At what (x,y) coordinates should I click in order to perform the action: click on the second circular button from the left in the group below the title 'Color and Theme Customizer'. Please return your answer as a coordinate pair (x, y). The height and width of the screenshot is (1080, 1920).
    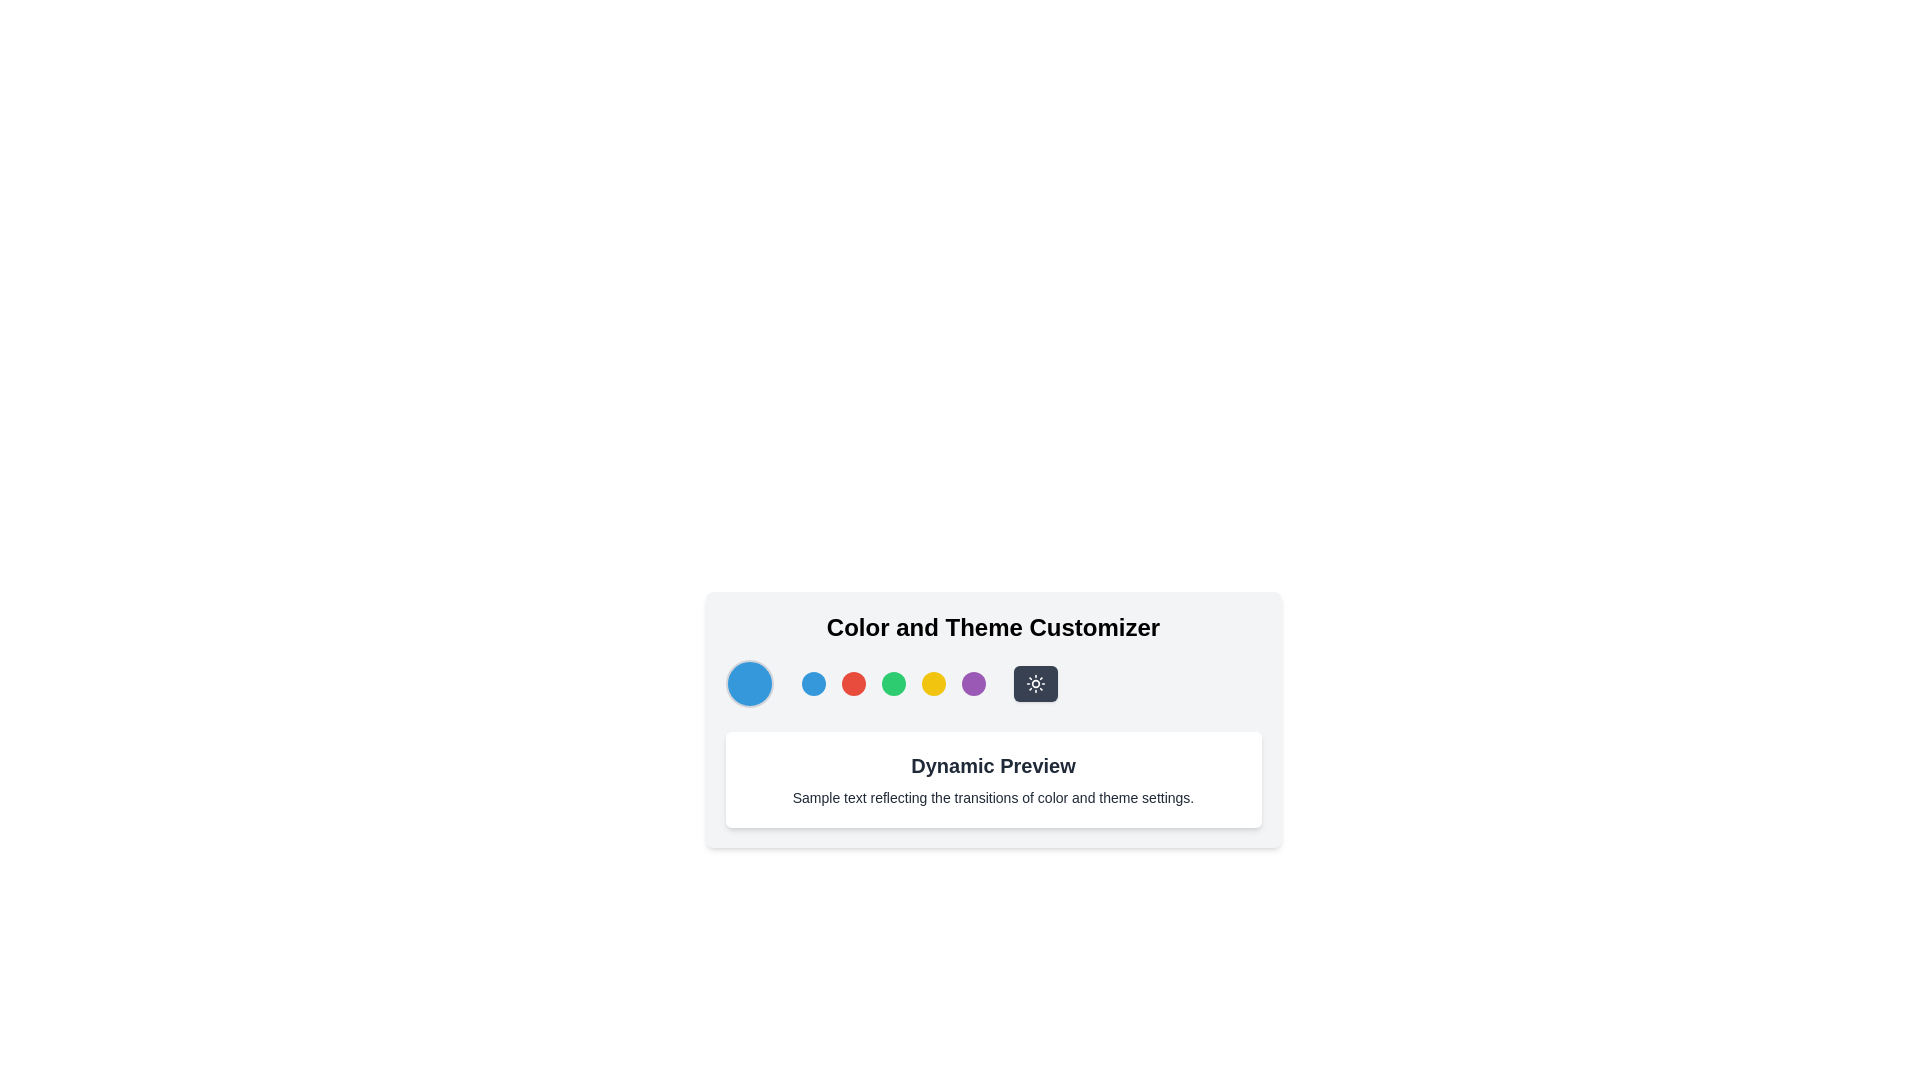
    Looking at the image, I should click on (853, 682).